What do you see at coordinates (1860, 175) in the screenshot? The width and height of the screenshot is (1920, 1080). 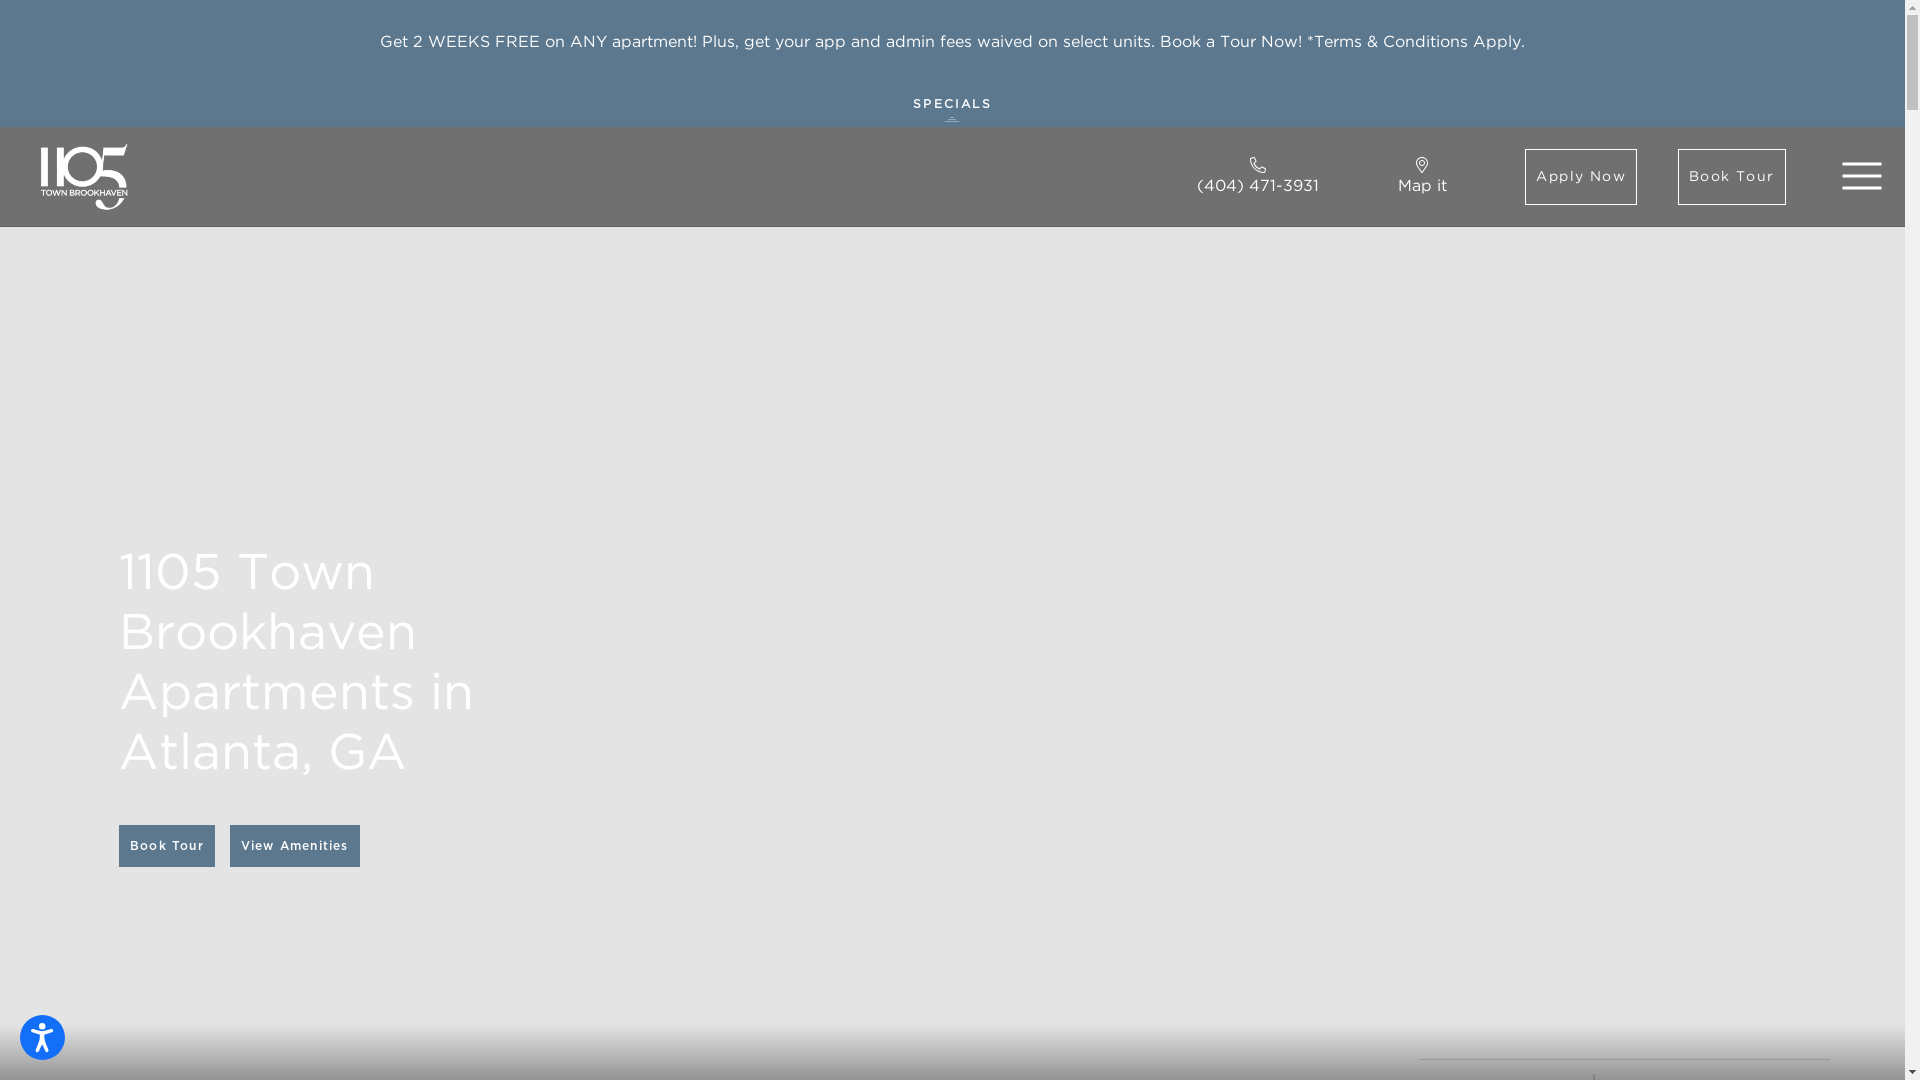 I see `'Open Menu'` at bounding box center [1860, 175].